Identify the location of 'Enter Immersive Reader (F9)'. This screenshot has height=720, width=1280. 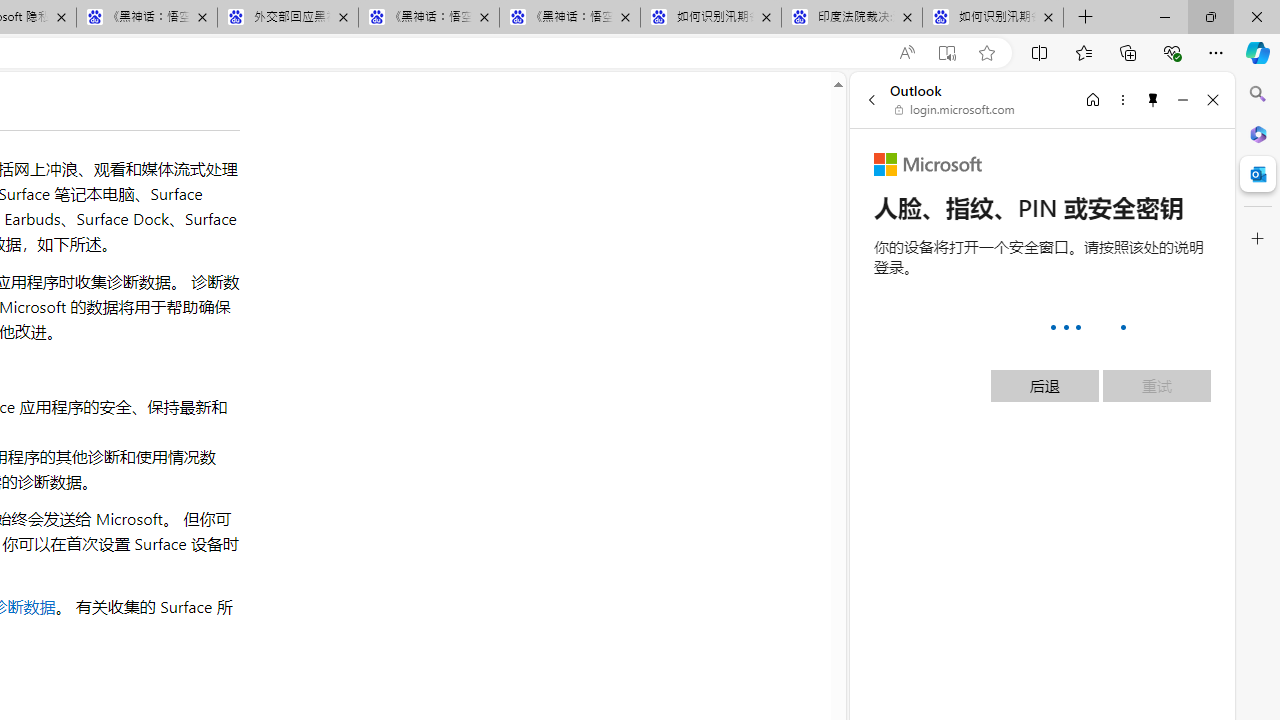
(945, 52).